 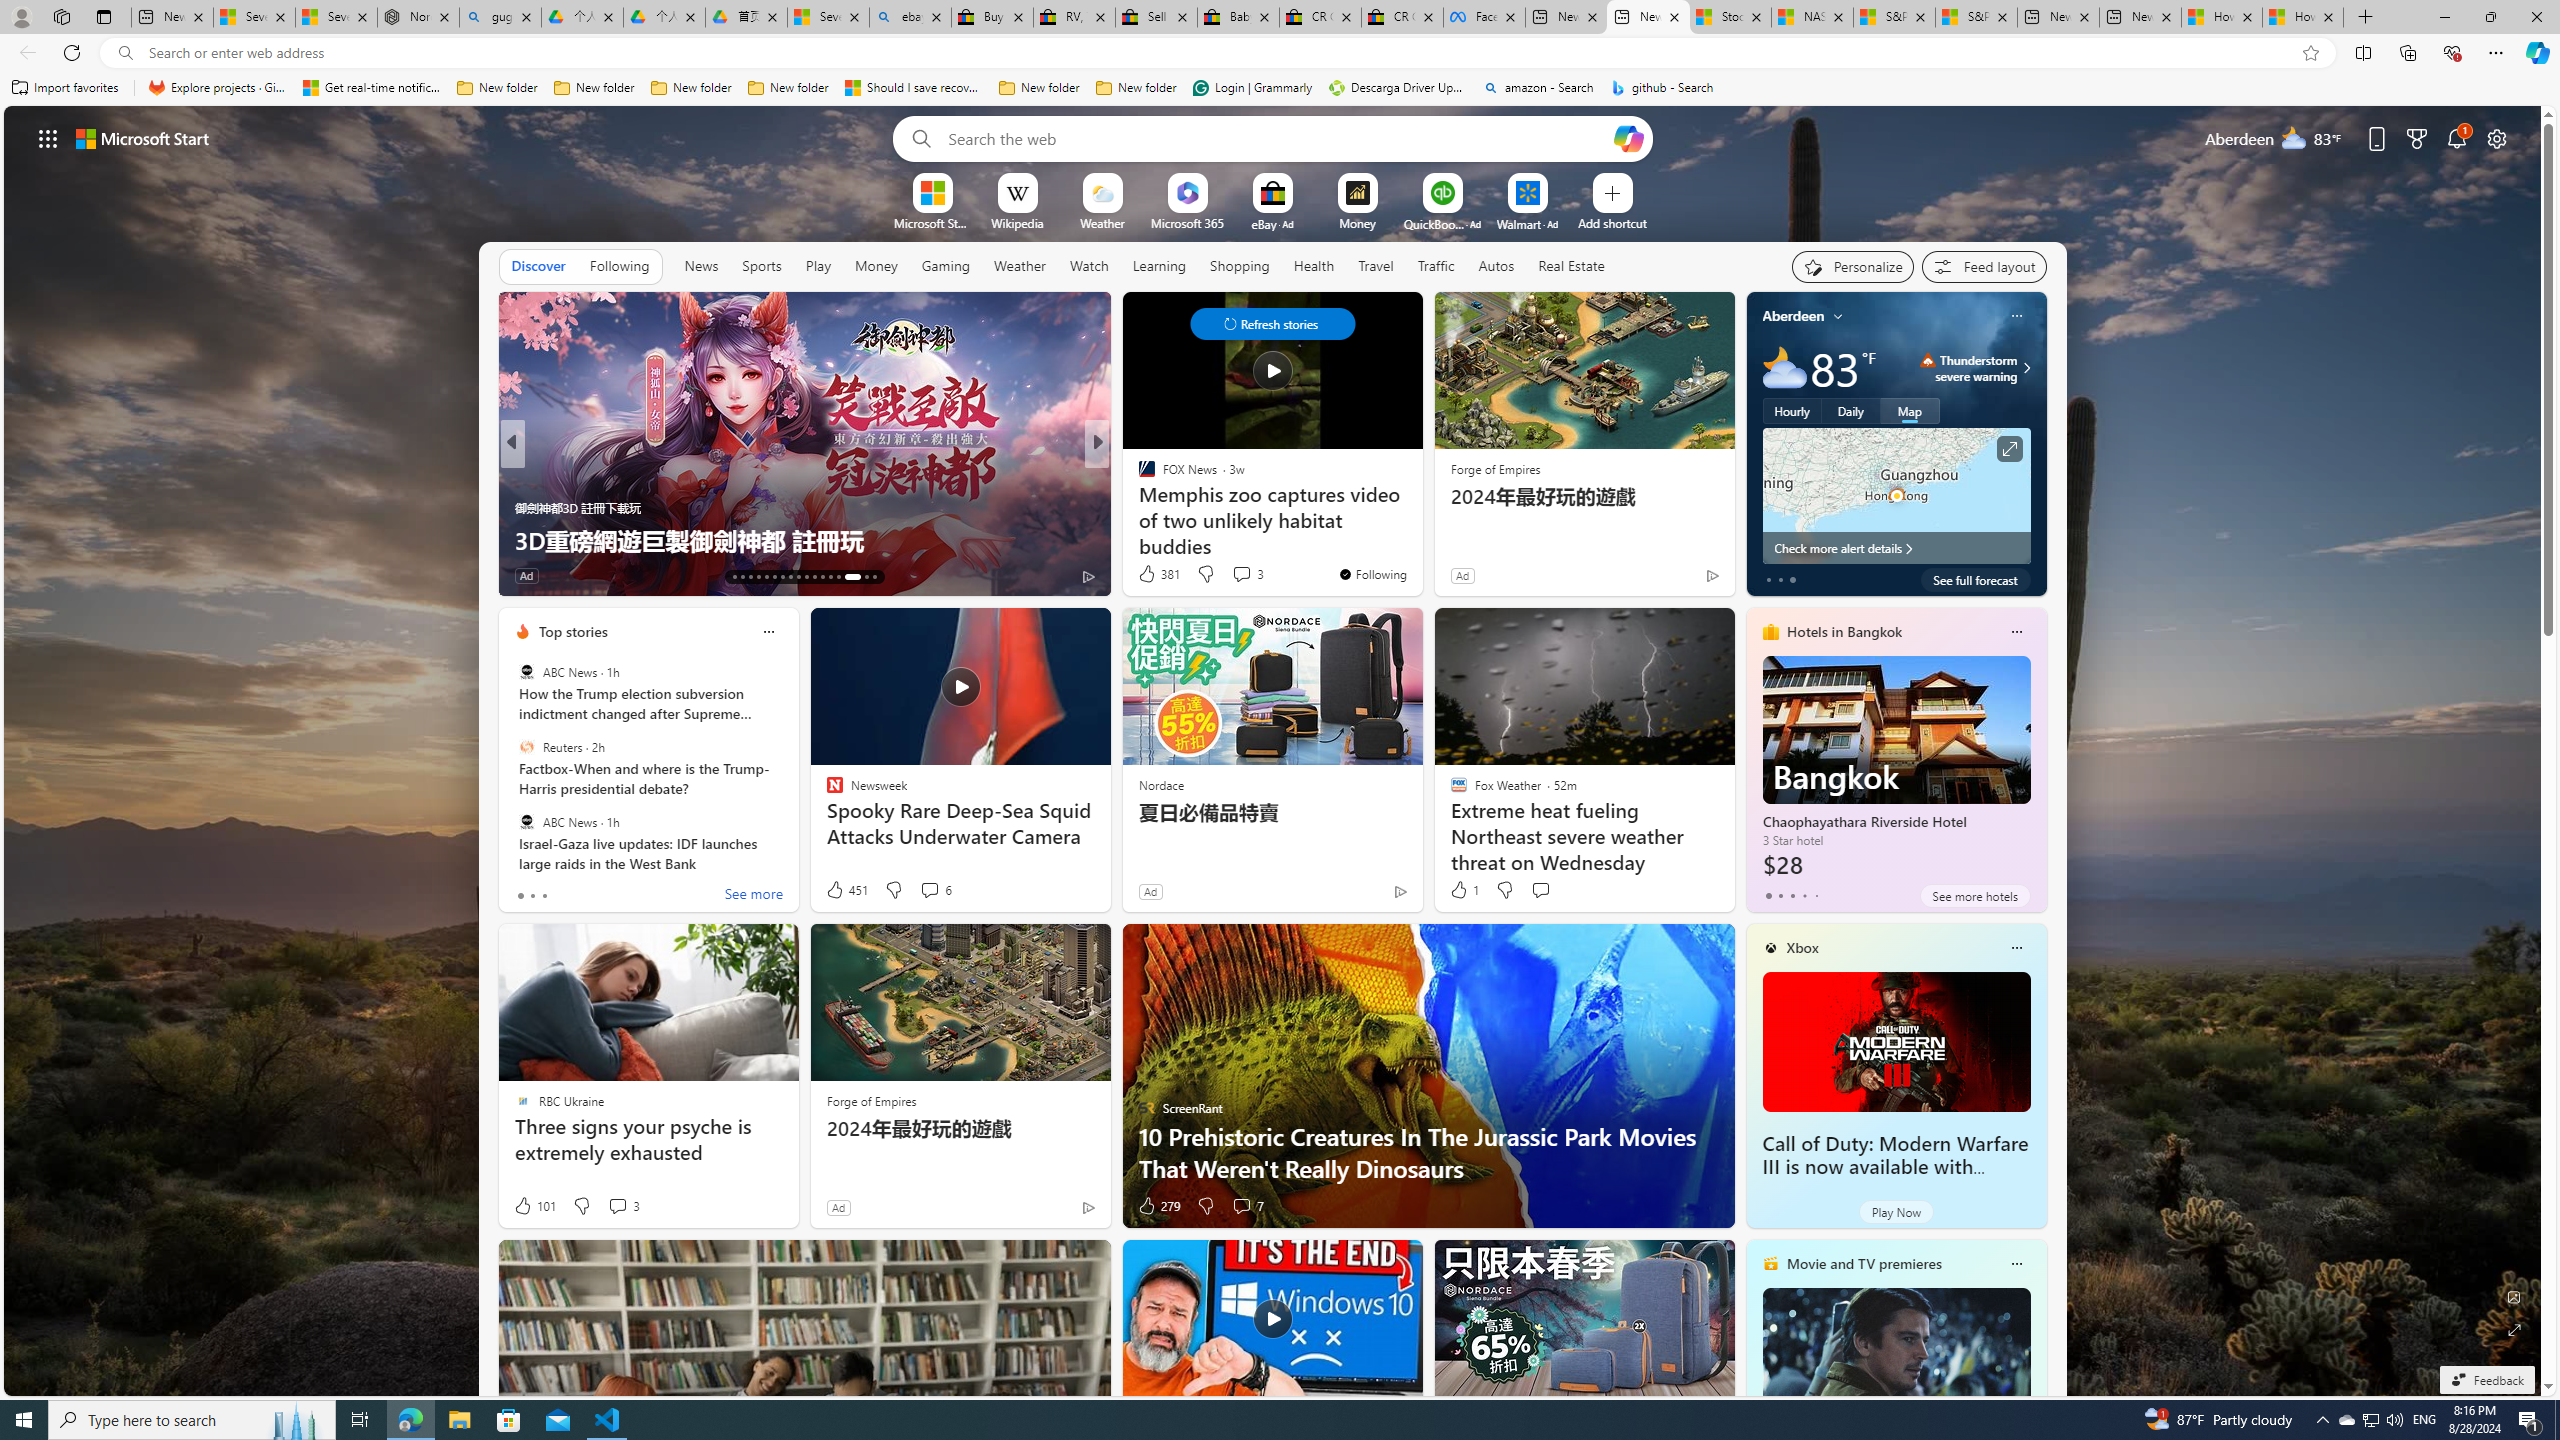 What do you see at coordinates (1019, 264) in the screenshot?
I see `'Weather'` at bounding box center [1019, 264].